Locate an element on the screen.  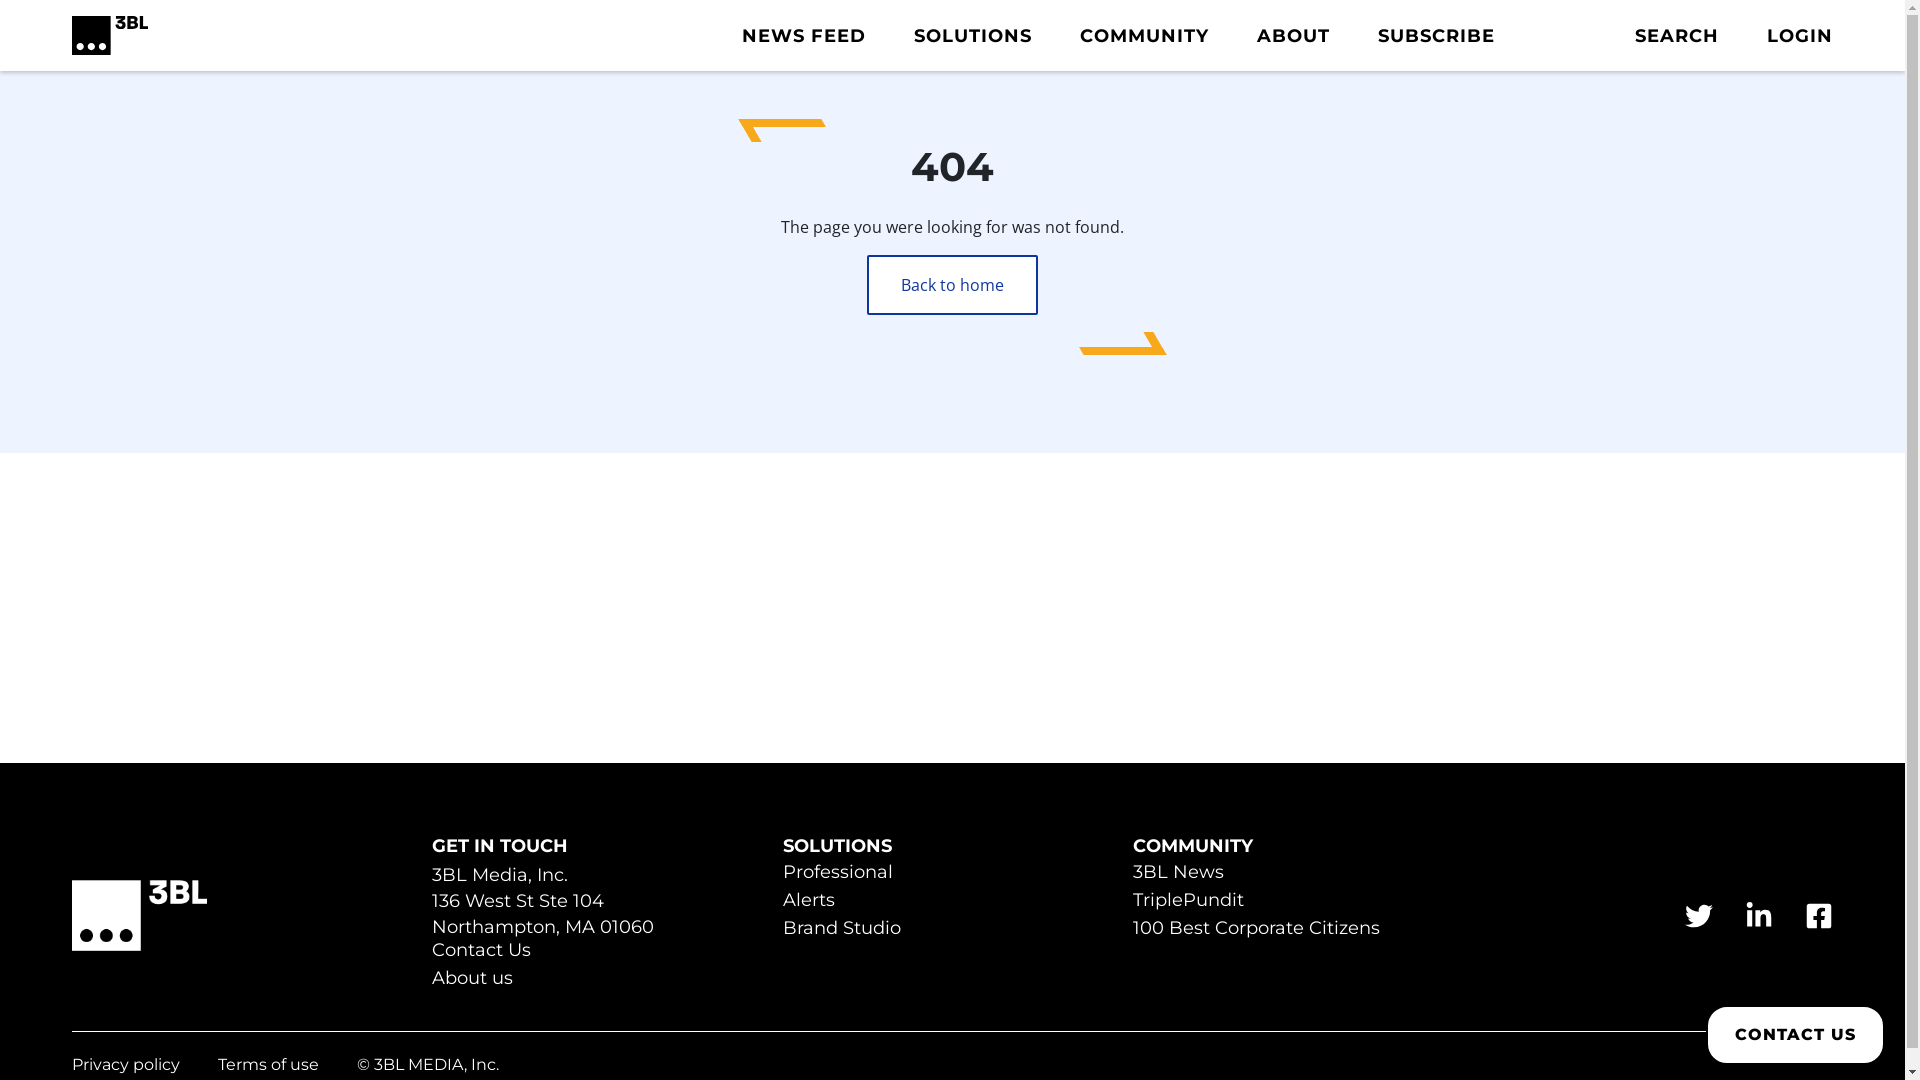
'Professional' is located at coordinates (838, 873).